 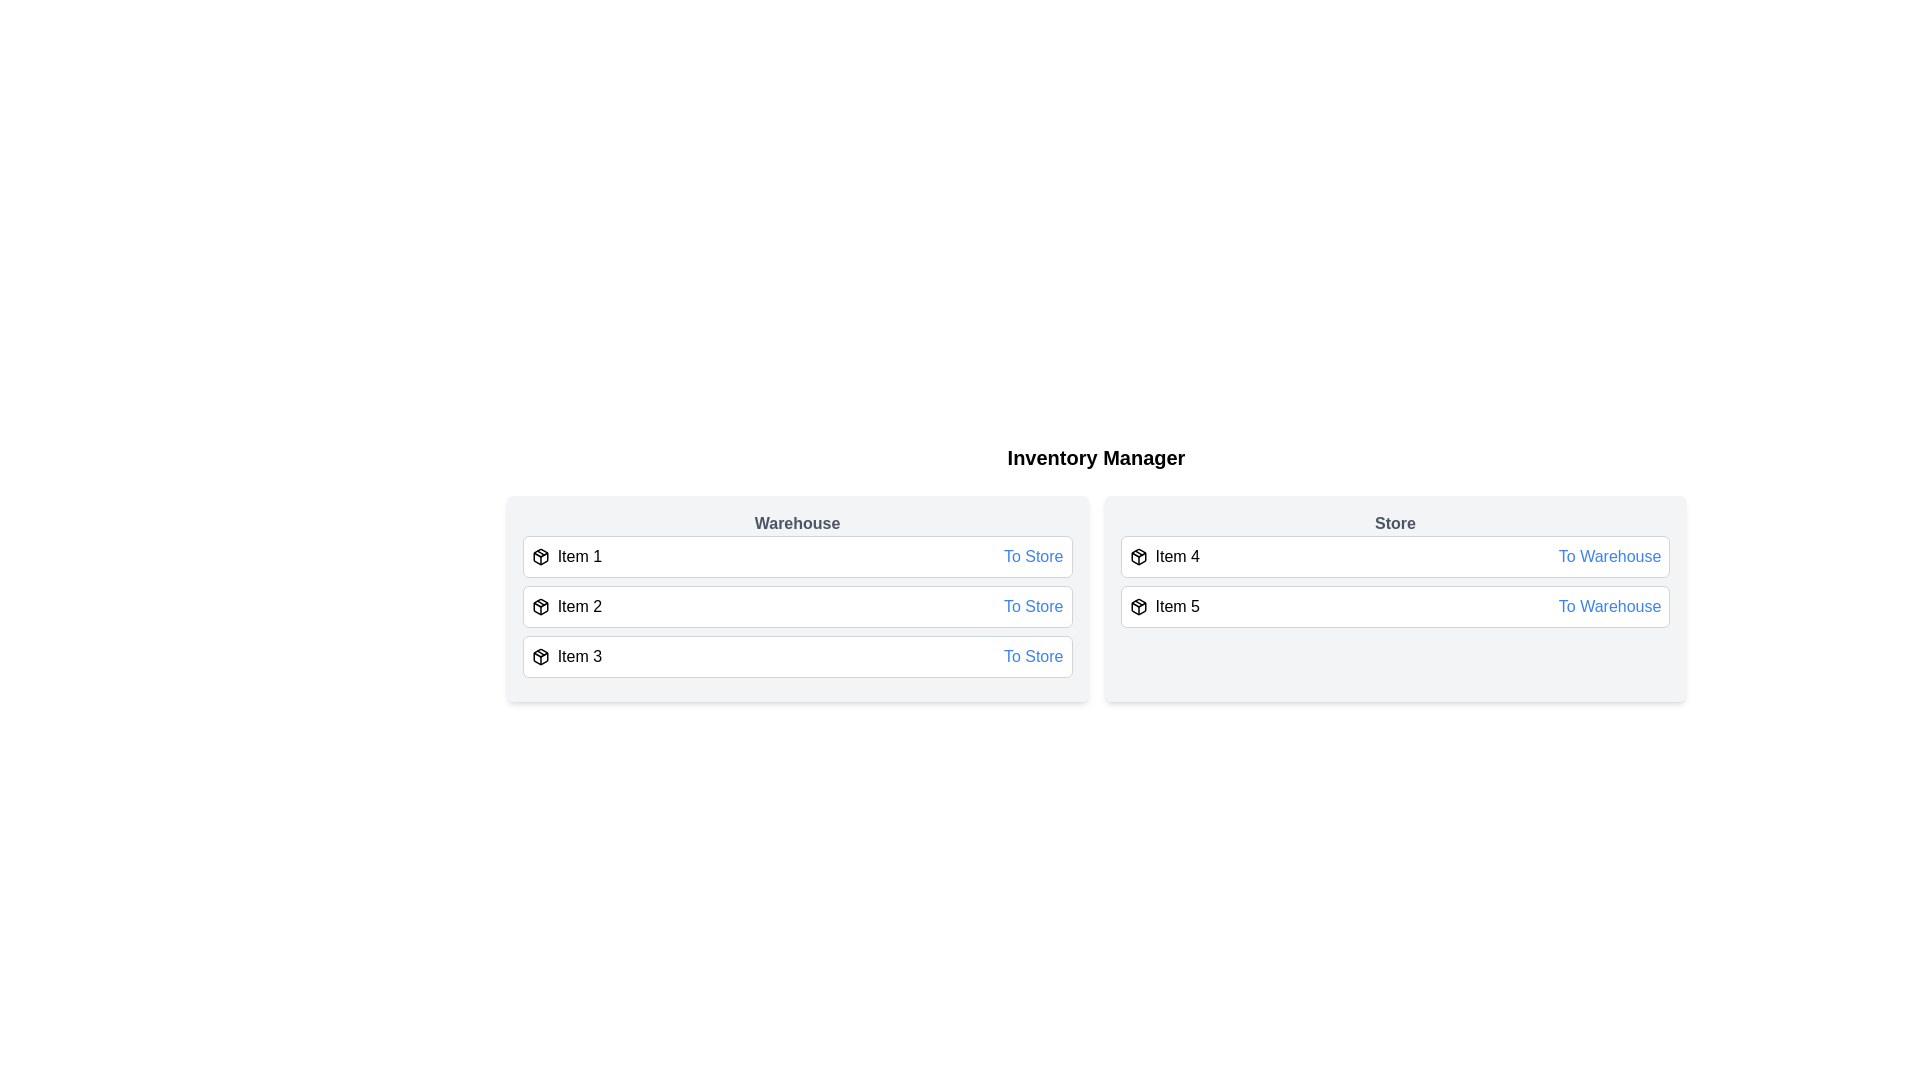 I want to click on the button to transfer Item 4 from Store to <destination>, so click(x=1610, y=556).